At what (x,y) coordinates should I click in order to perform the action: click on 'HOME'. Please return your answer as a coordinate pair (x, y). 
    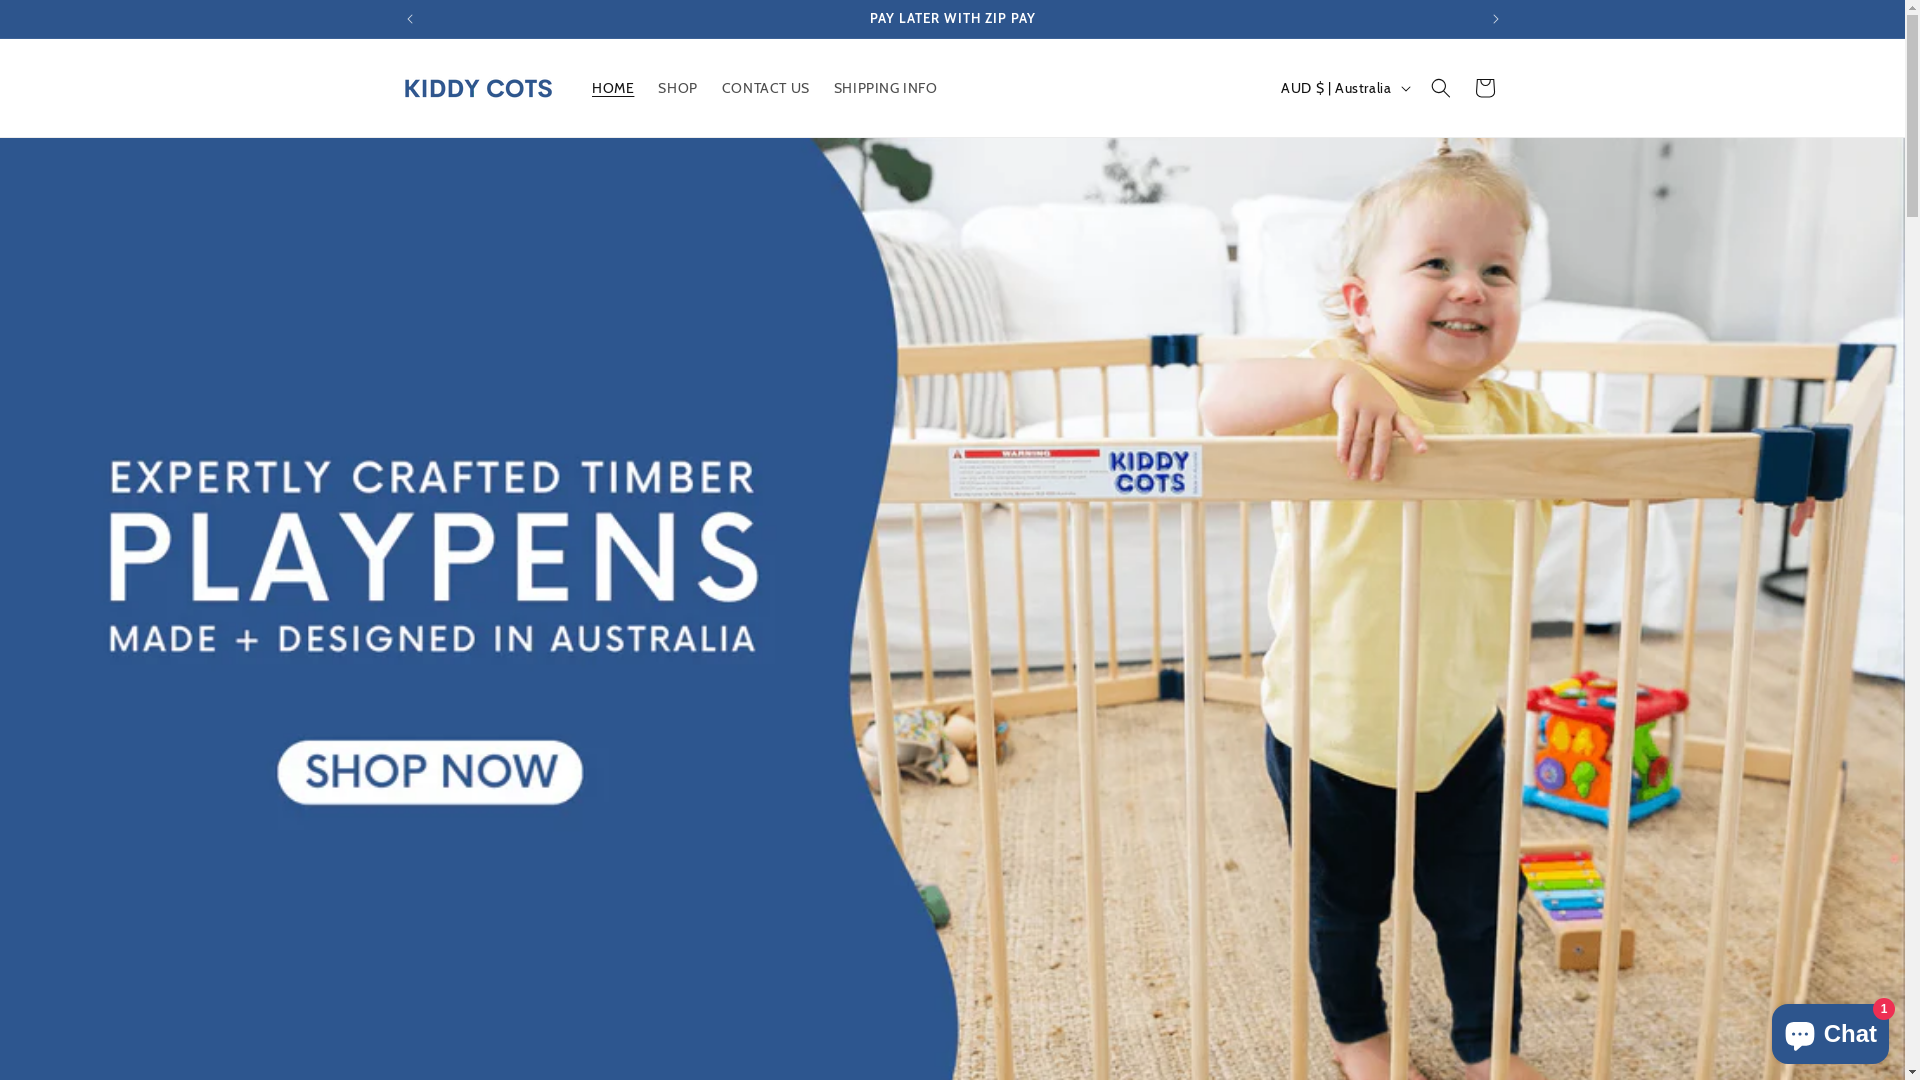
    Looking at the image, I should click on (612, 87).